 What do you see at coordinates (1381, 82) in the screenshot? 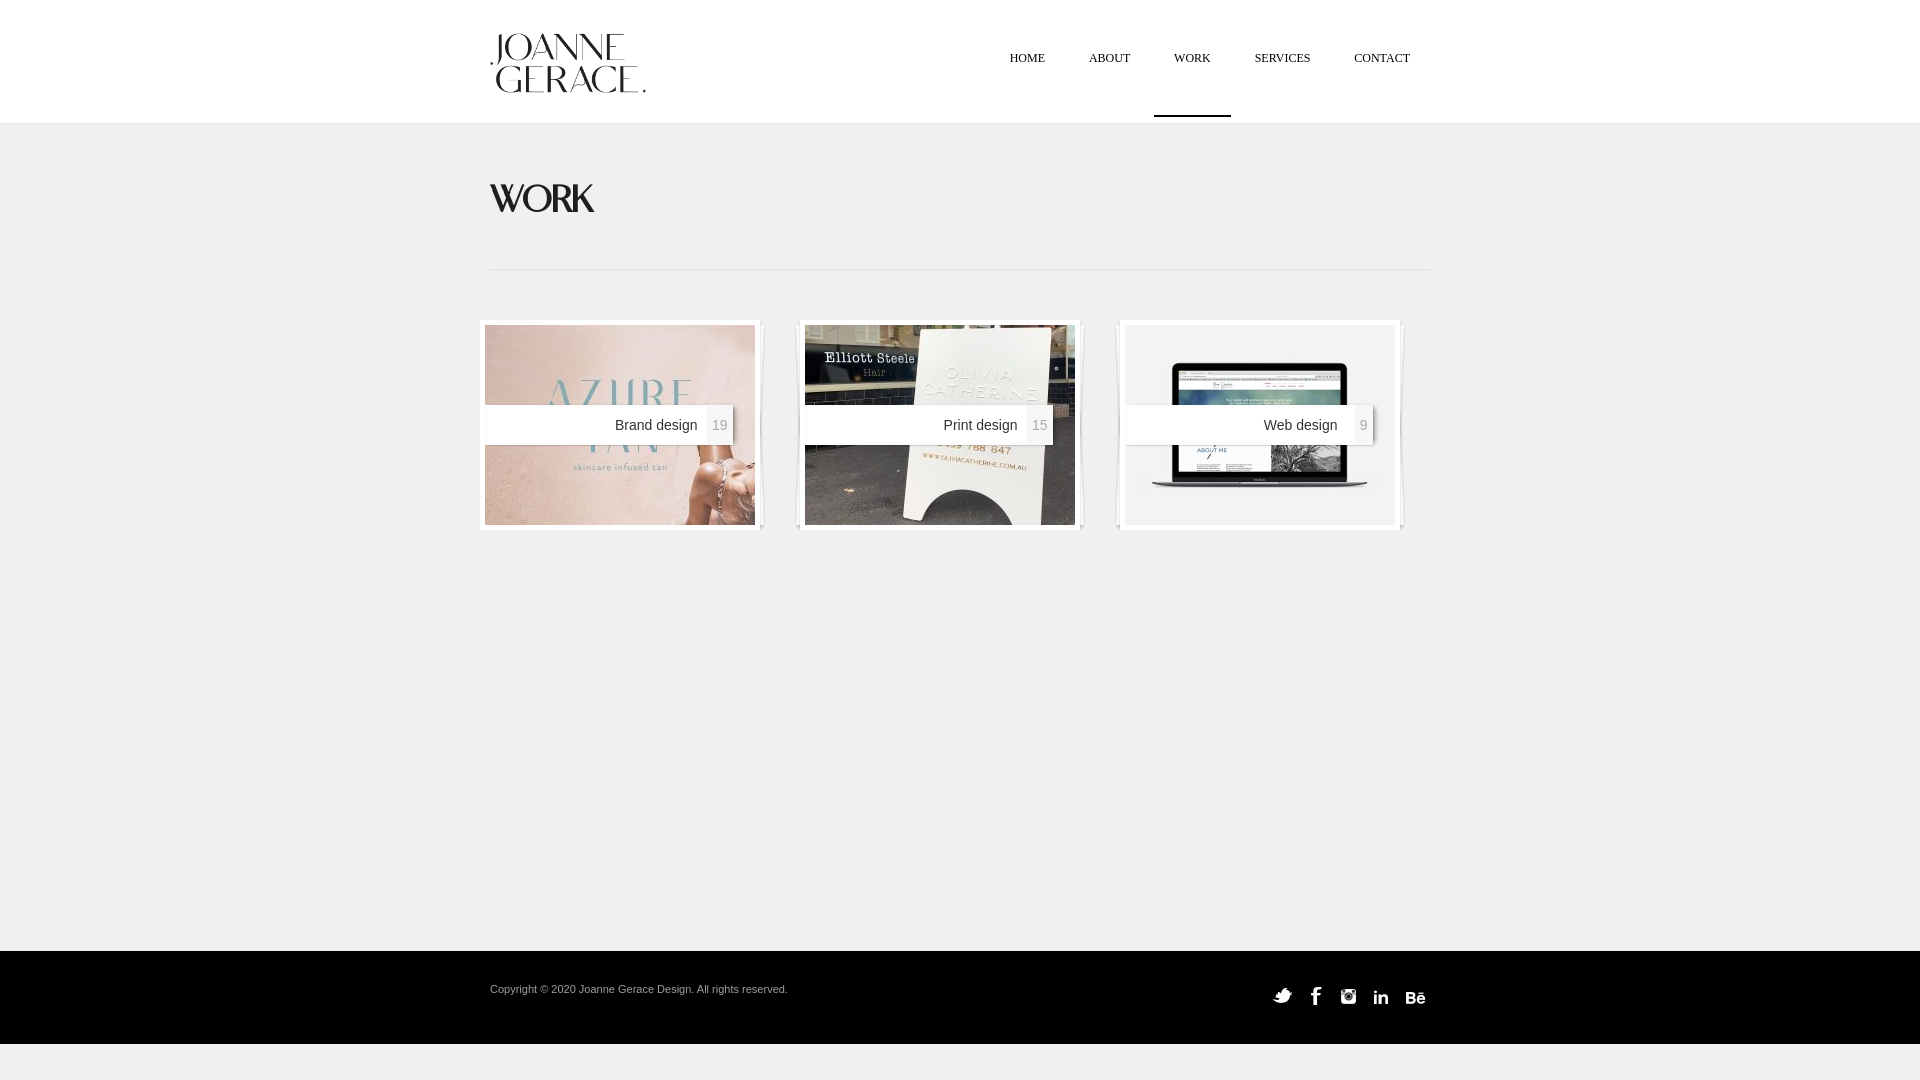
I see `'CONTACT'` at bounding box center [1381, 82].